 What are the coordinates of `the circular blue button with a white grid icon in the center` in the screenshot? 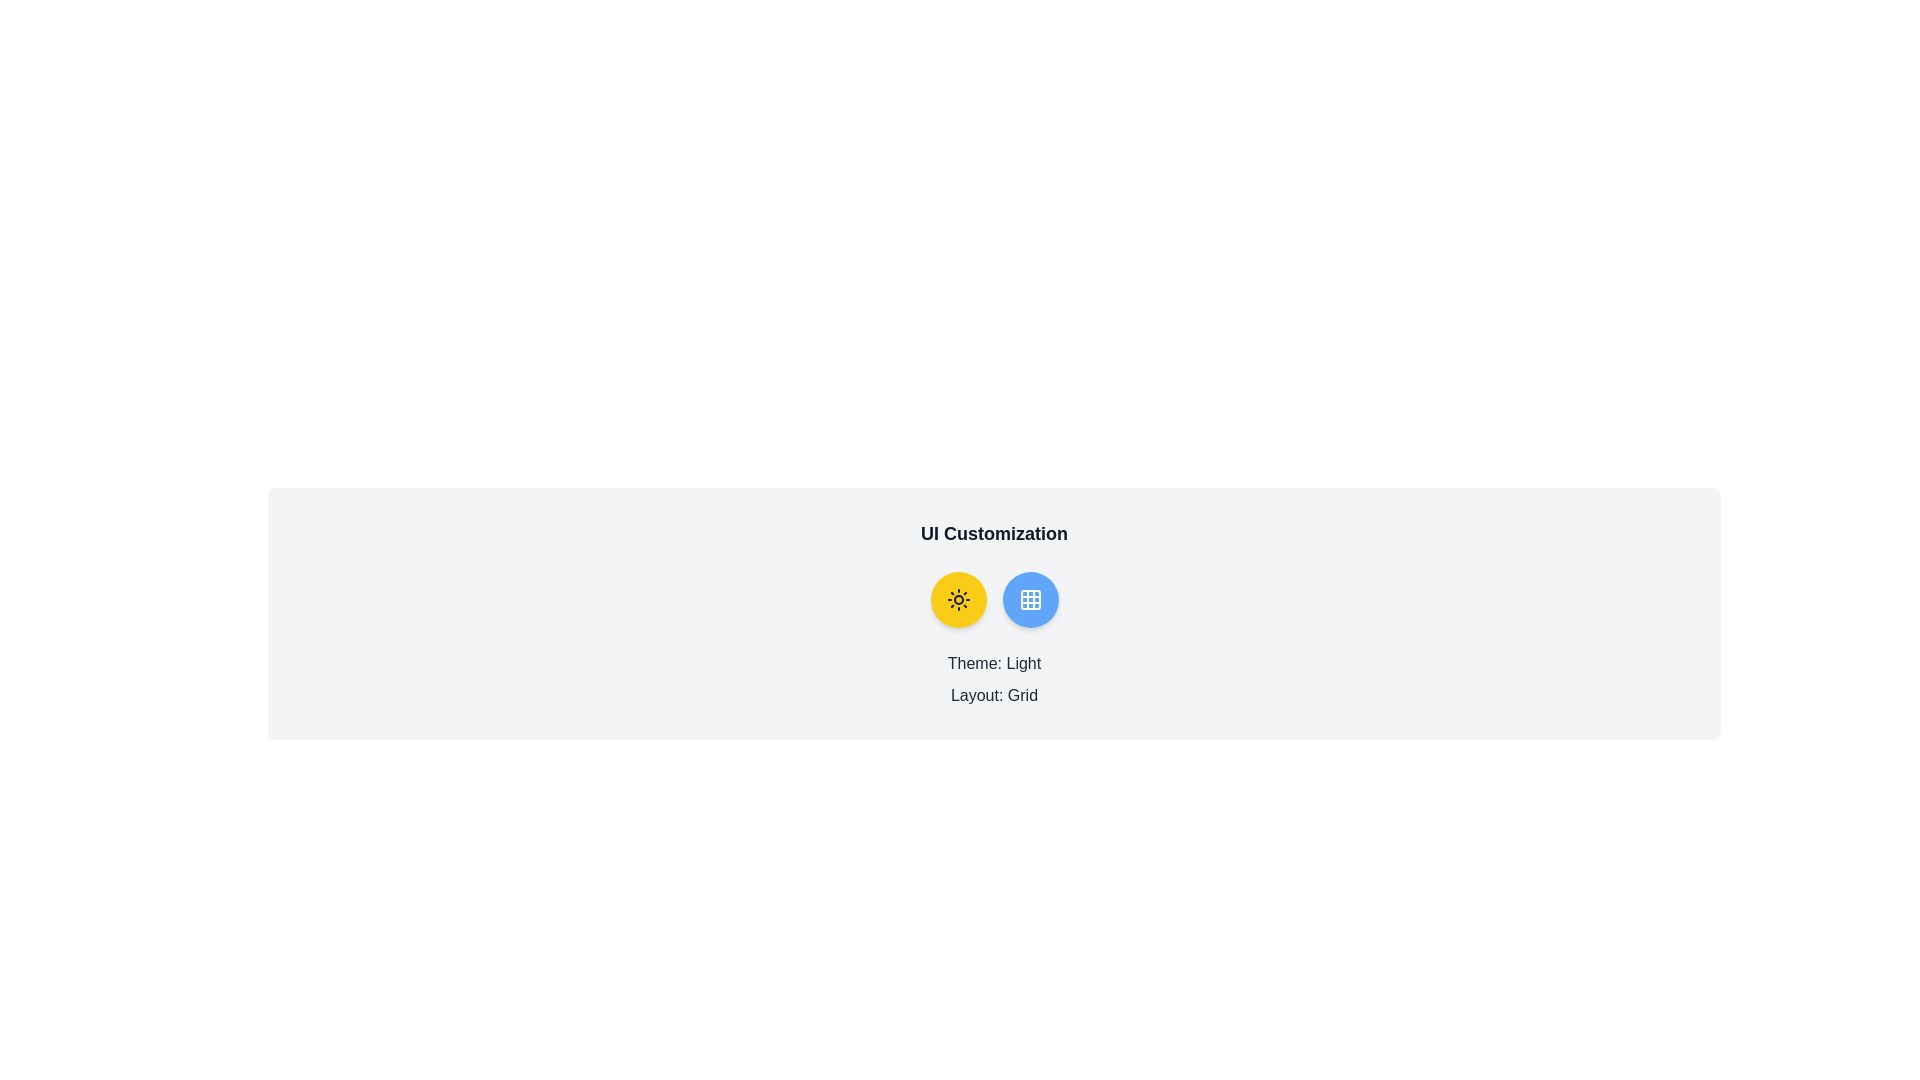 It's located at (1030, 599).